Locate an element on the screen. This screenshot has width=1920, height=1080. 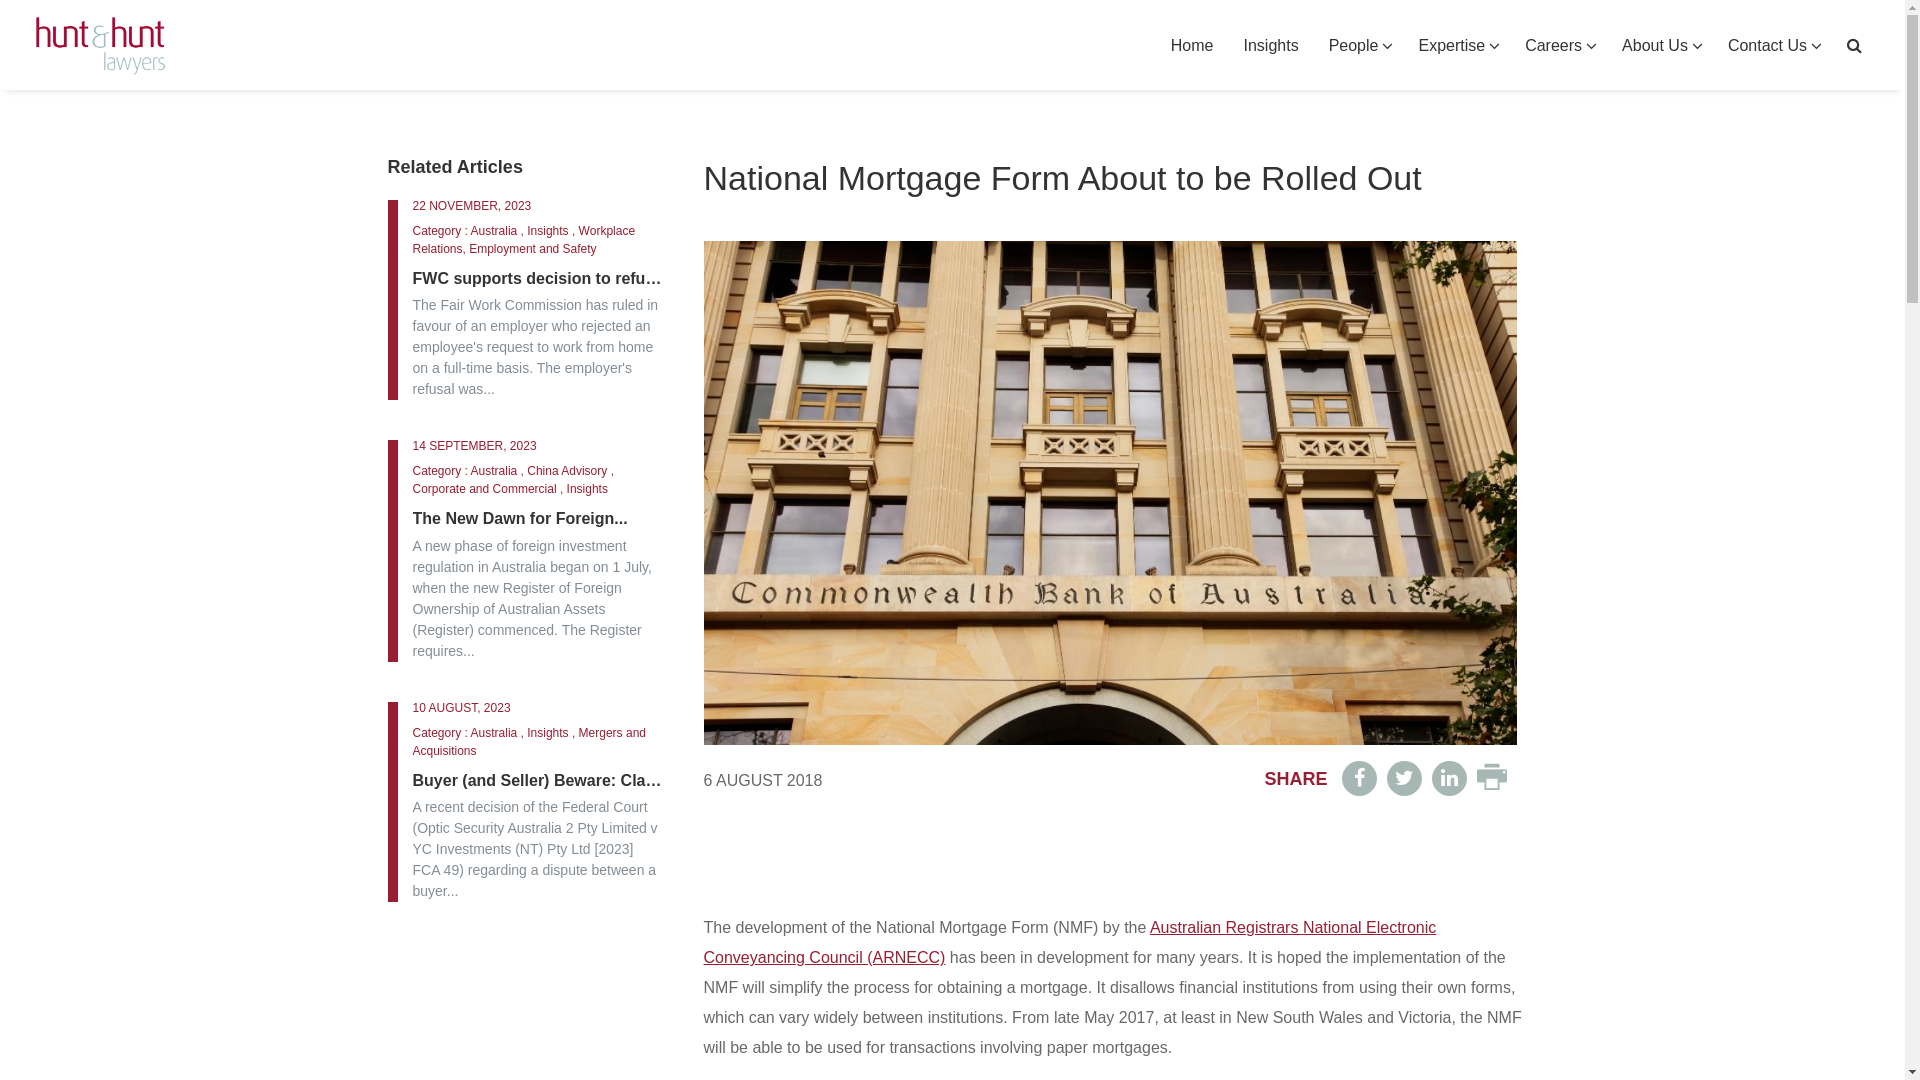
'Careers' is located at coordinates (1557, 45).